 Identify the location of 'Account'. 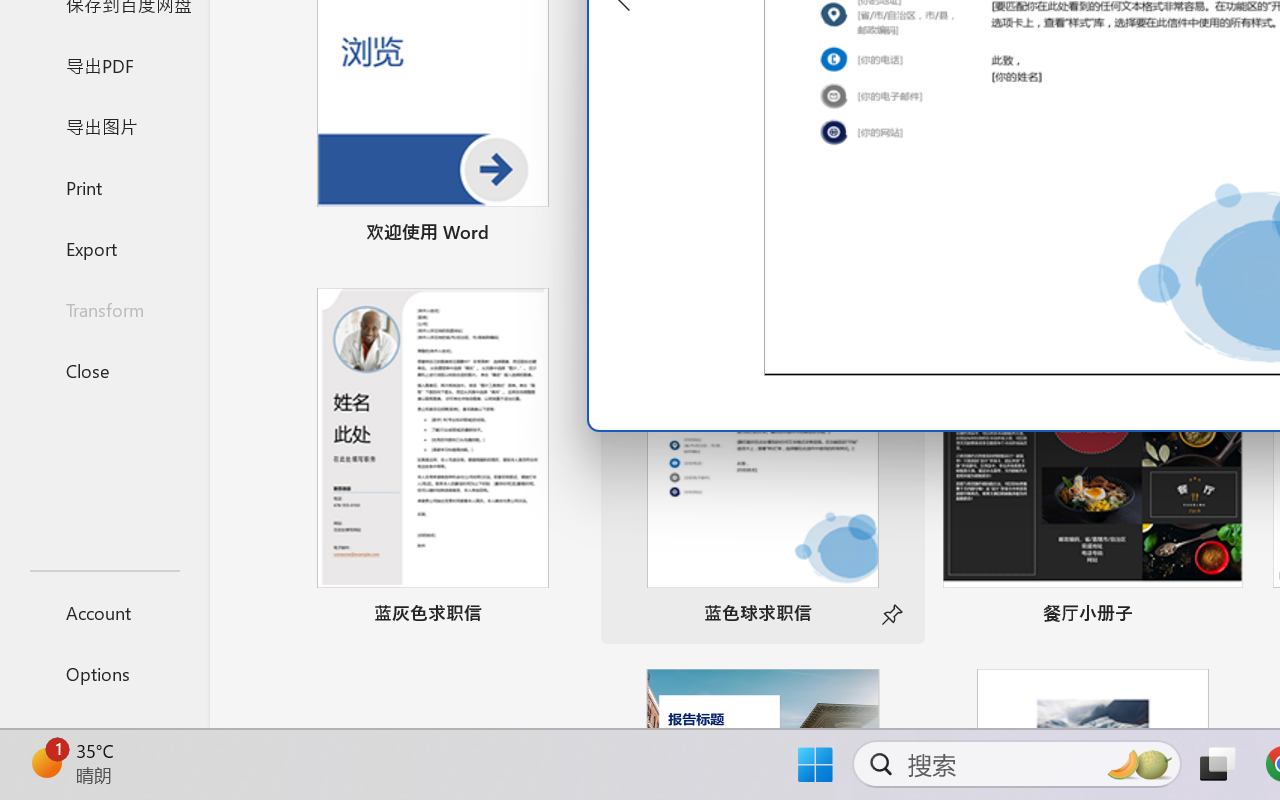
(103, 612).